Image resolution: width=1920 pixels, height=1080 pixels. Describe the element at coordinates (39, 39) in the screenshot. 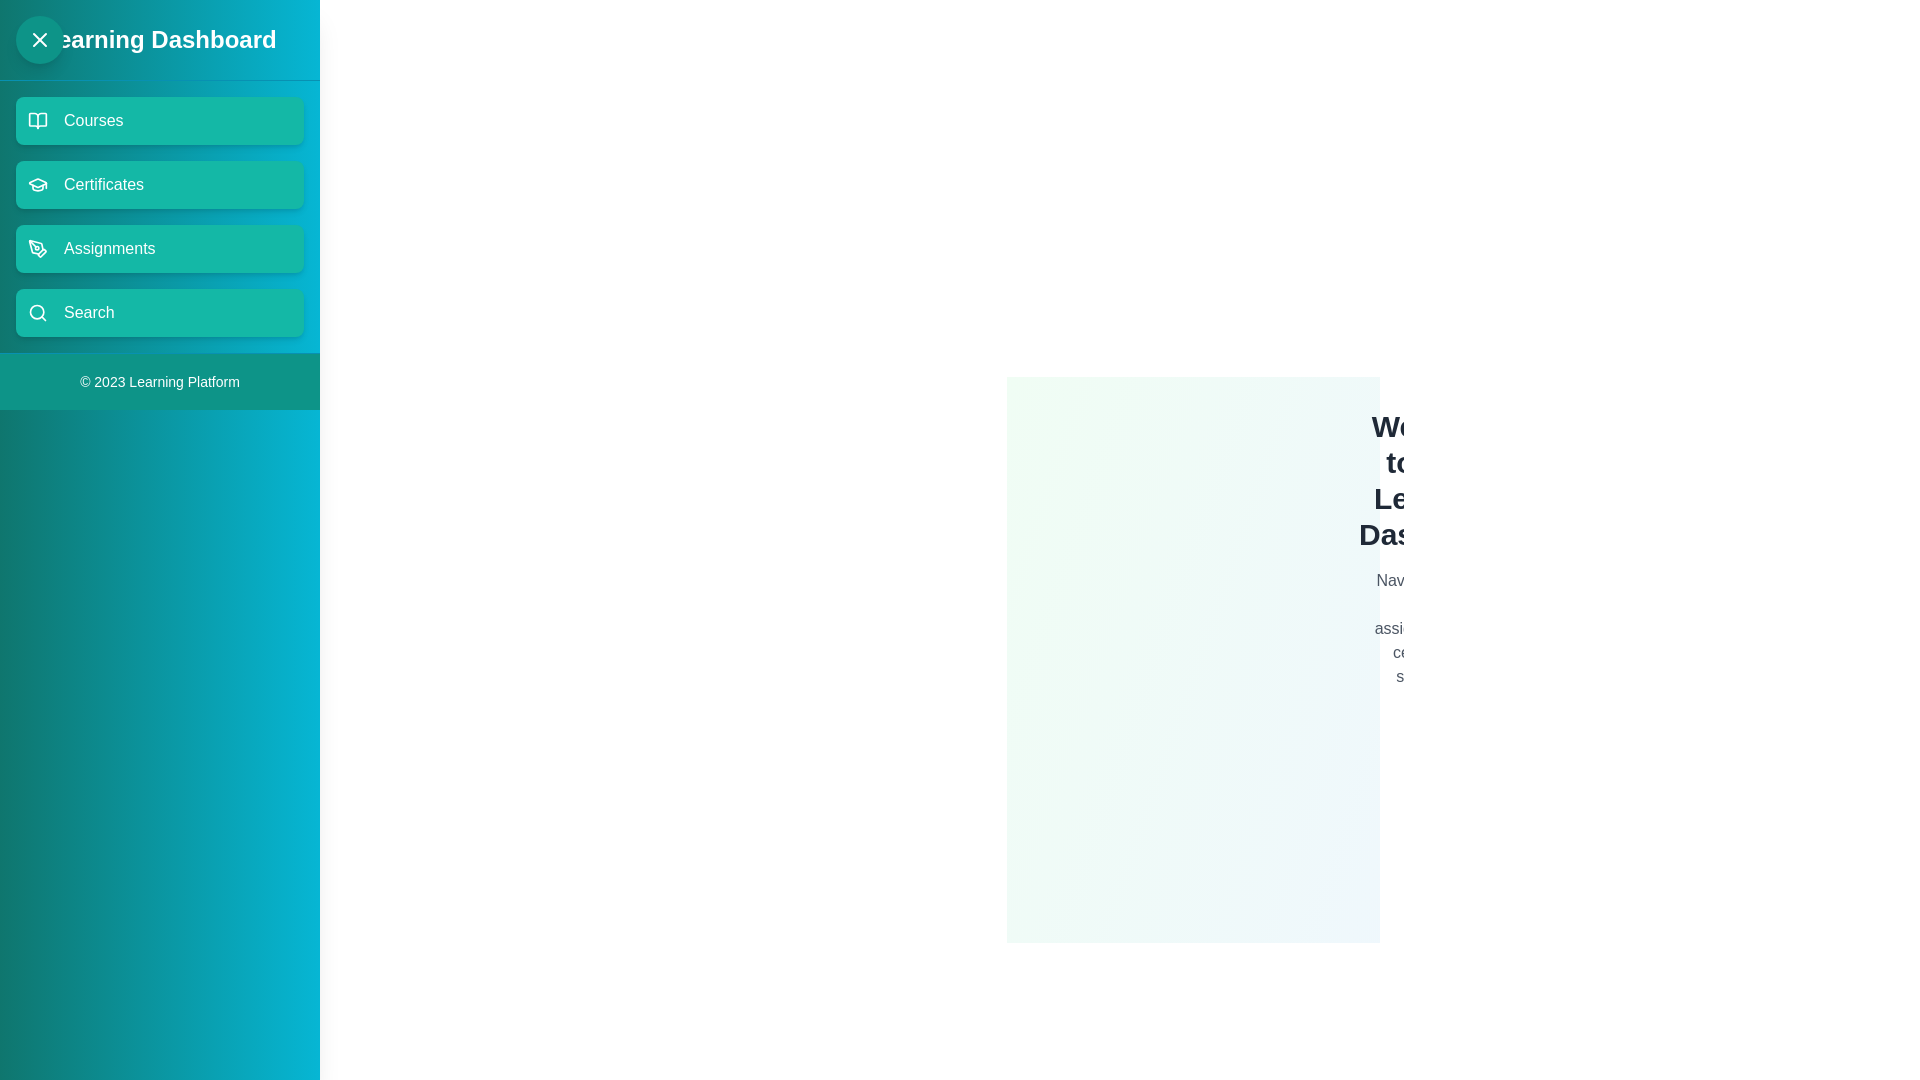

I see `the close icon resembling an 'X' within the teal circular button` at that location.